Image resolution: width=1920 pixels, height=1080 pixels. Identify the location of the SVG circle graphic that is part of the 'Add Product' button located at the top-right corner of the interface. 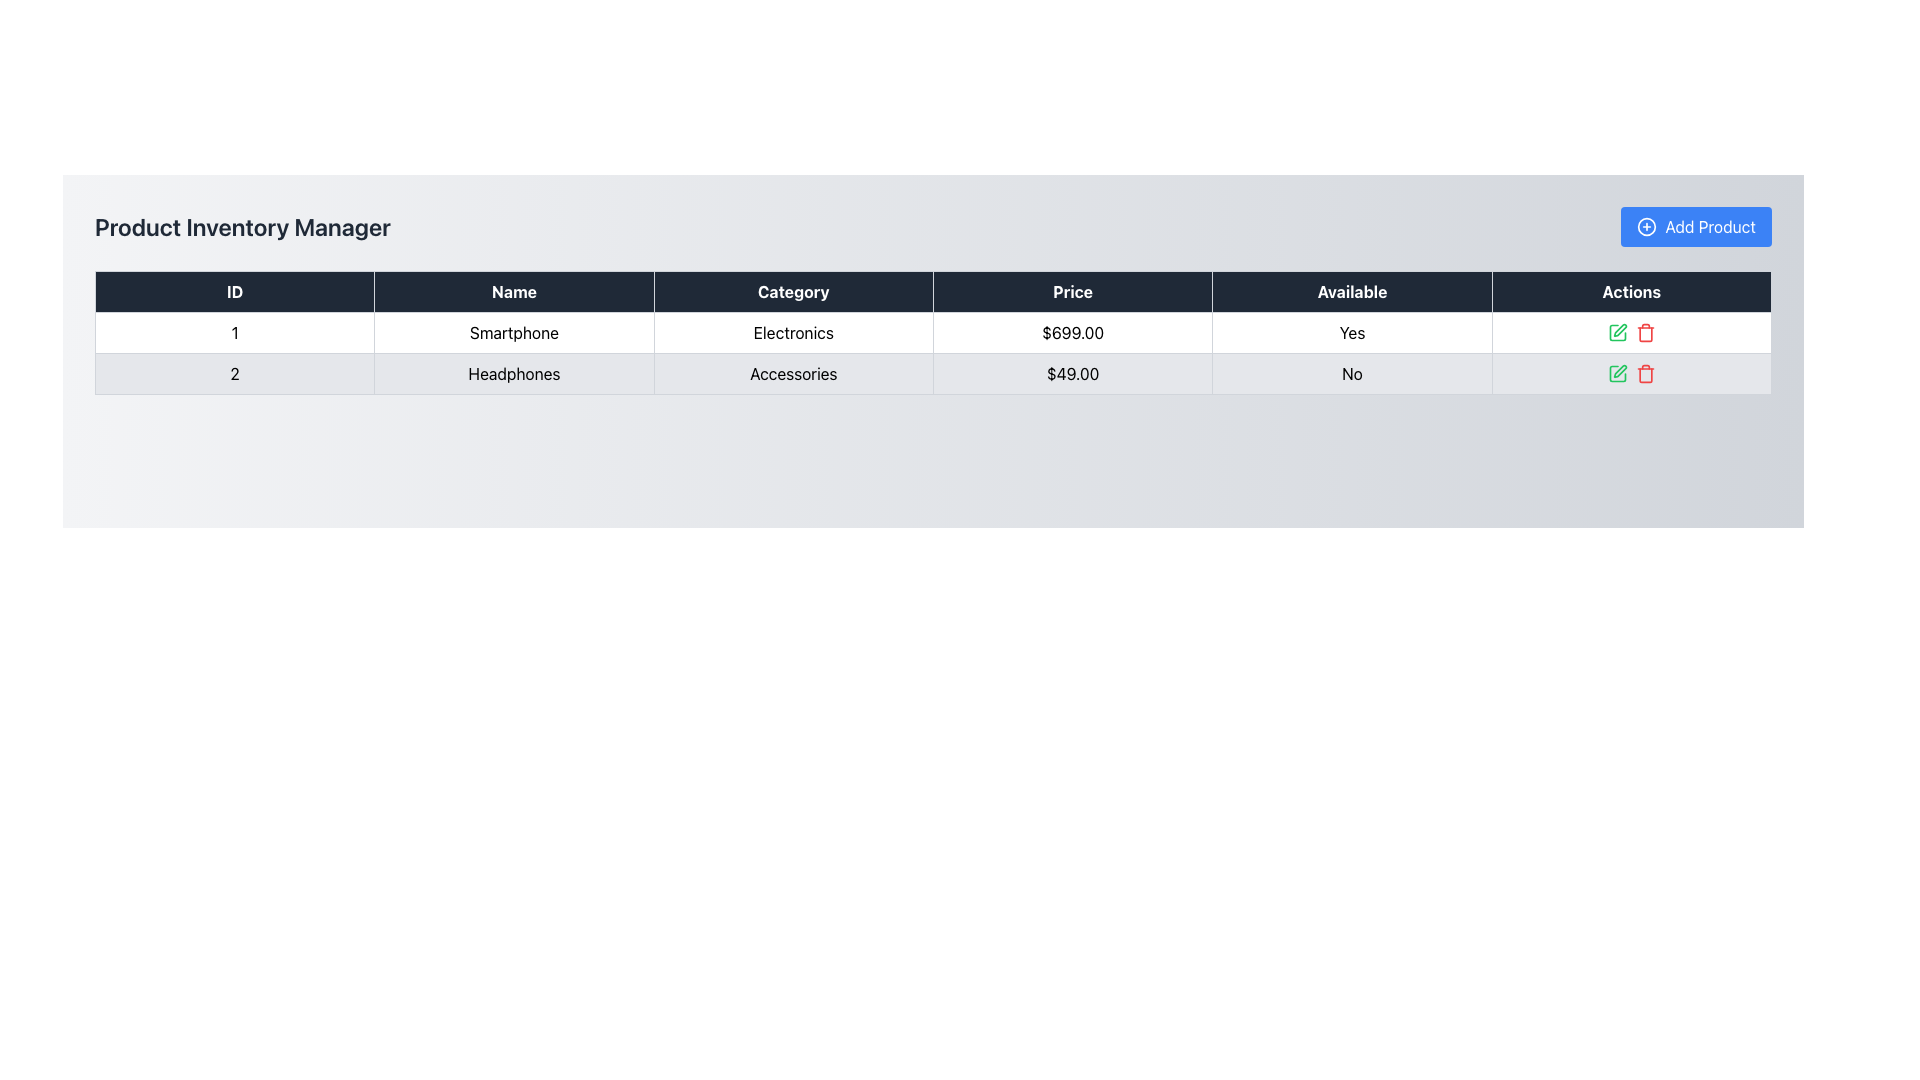
(1647, 226).